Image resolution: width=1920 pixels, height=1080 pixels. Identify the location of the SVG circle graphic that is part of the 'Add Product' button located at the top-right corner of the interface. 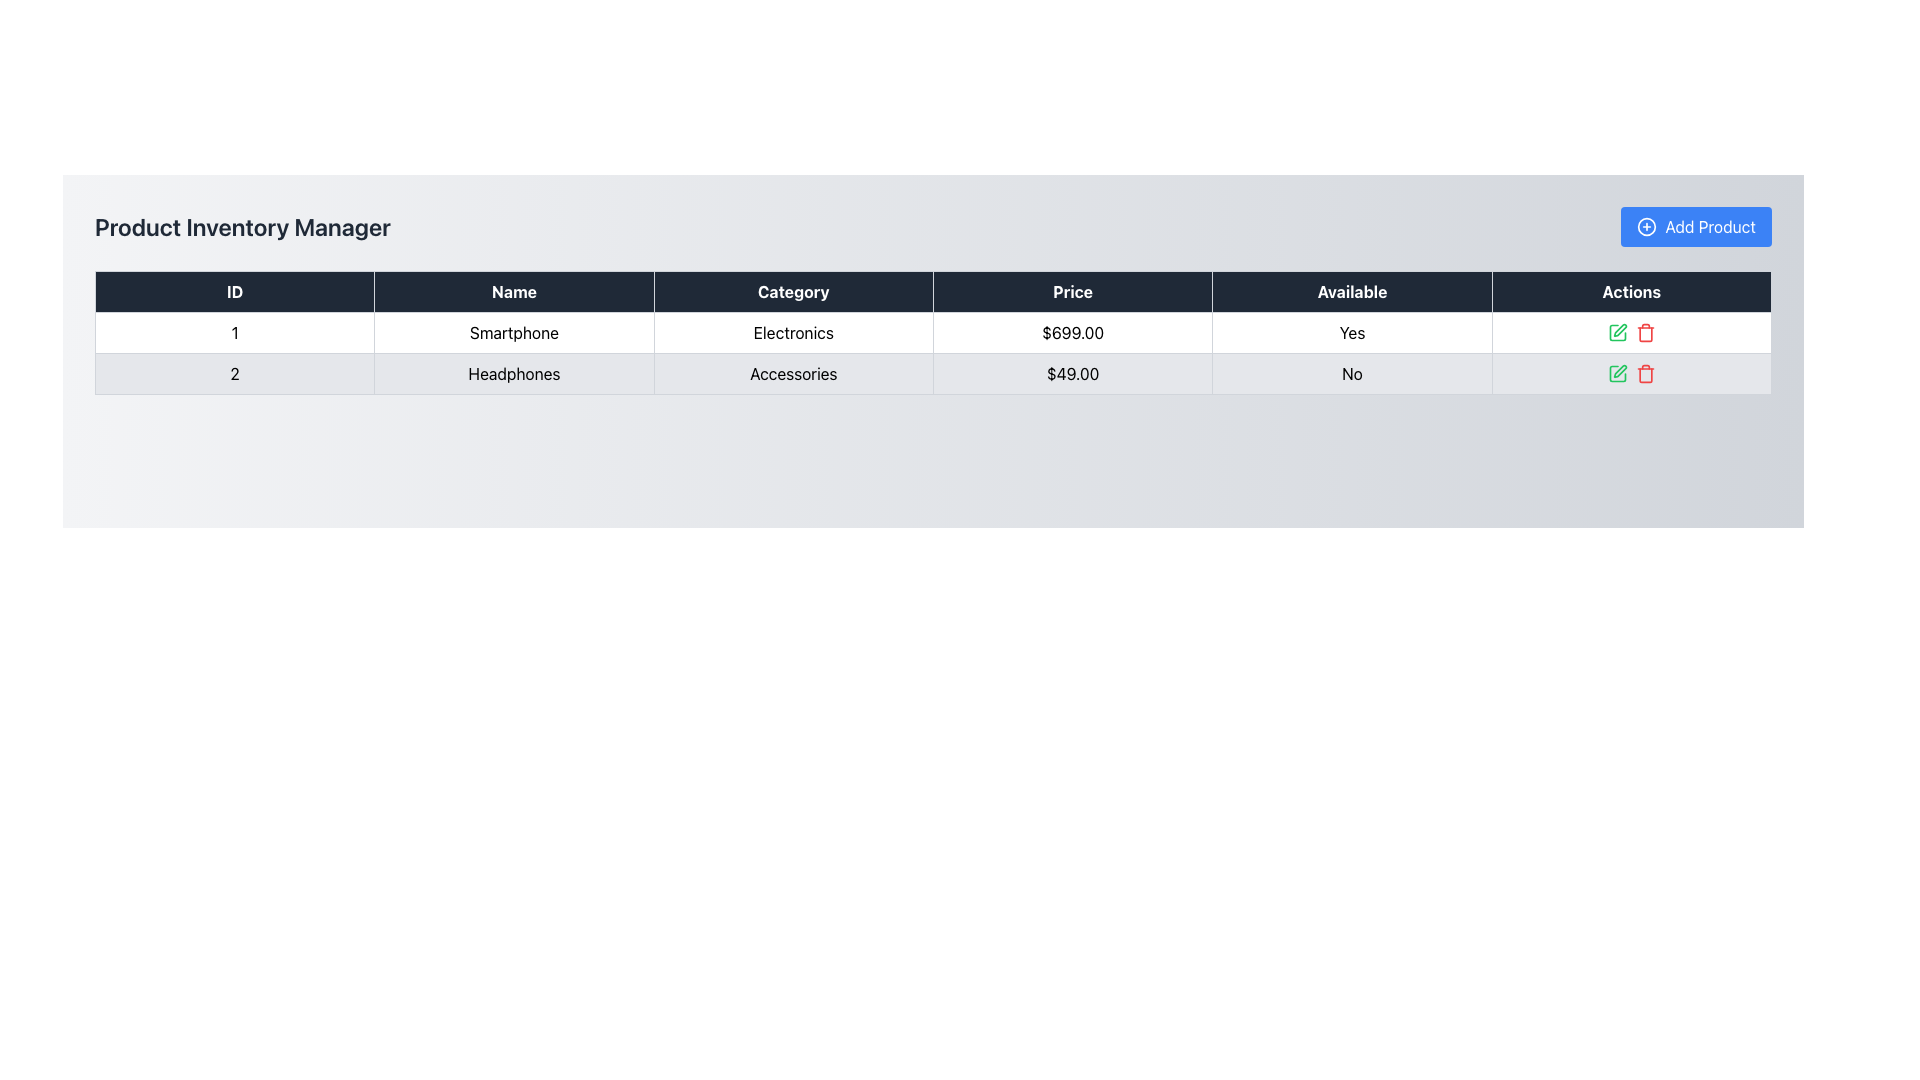
(1647, 226).